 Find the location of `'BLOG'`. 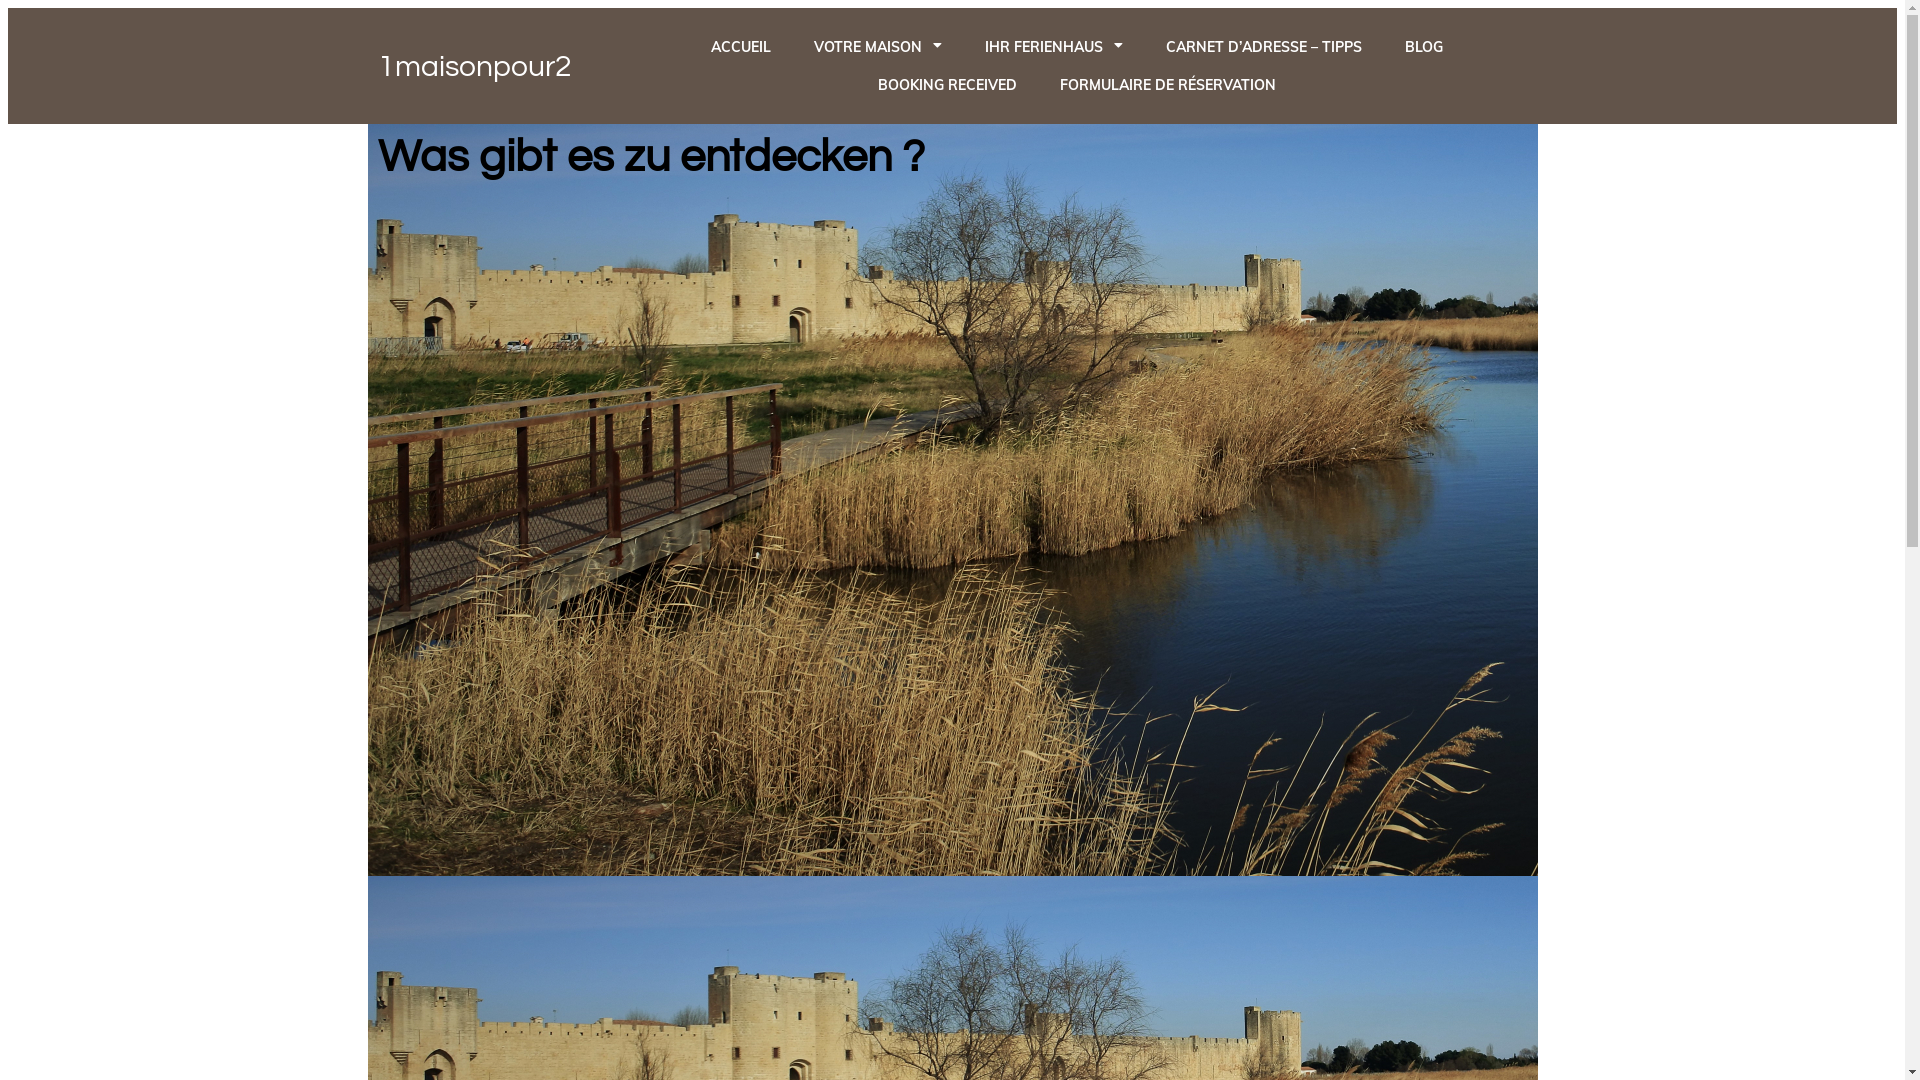

'BLOG' is located at coordinates (1384, 45).